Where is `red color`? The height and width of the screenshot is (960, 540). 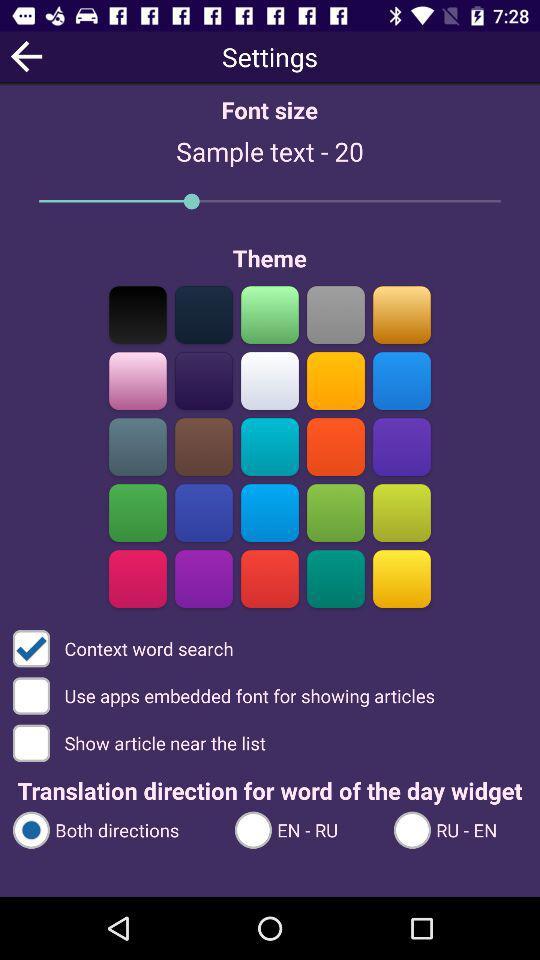 red color is located at coordinates (270, 578).